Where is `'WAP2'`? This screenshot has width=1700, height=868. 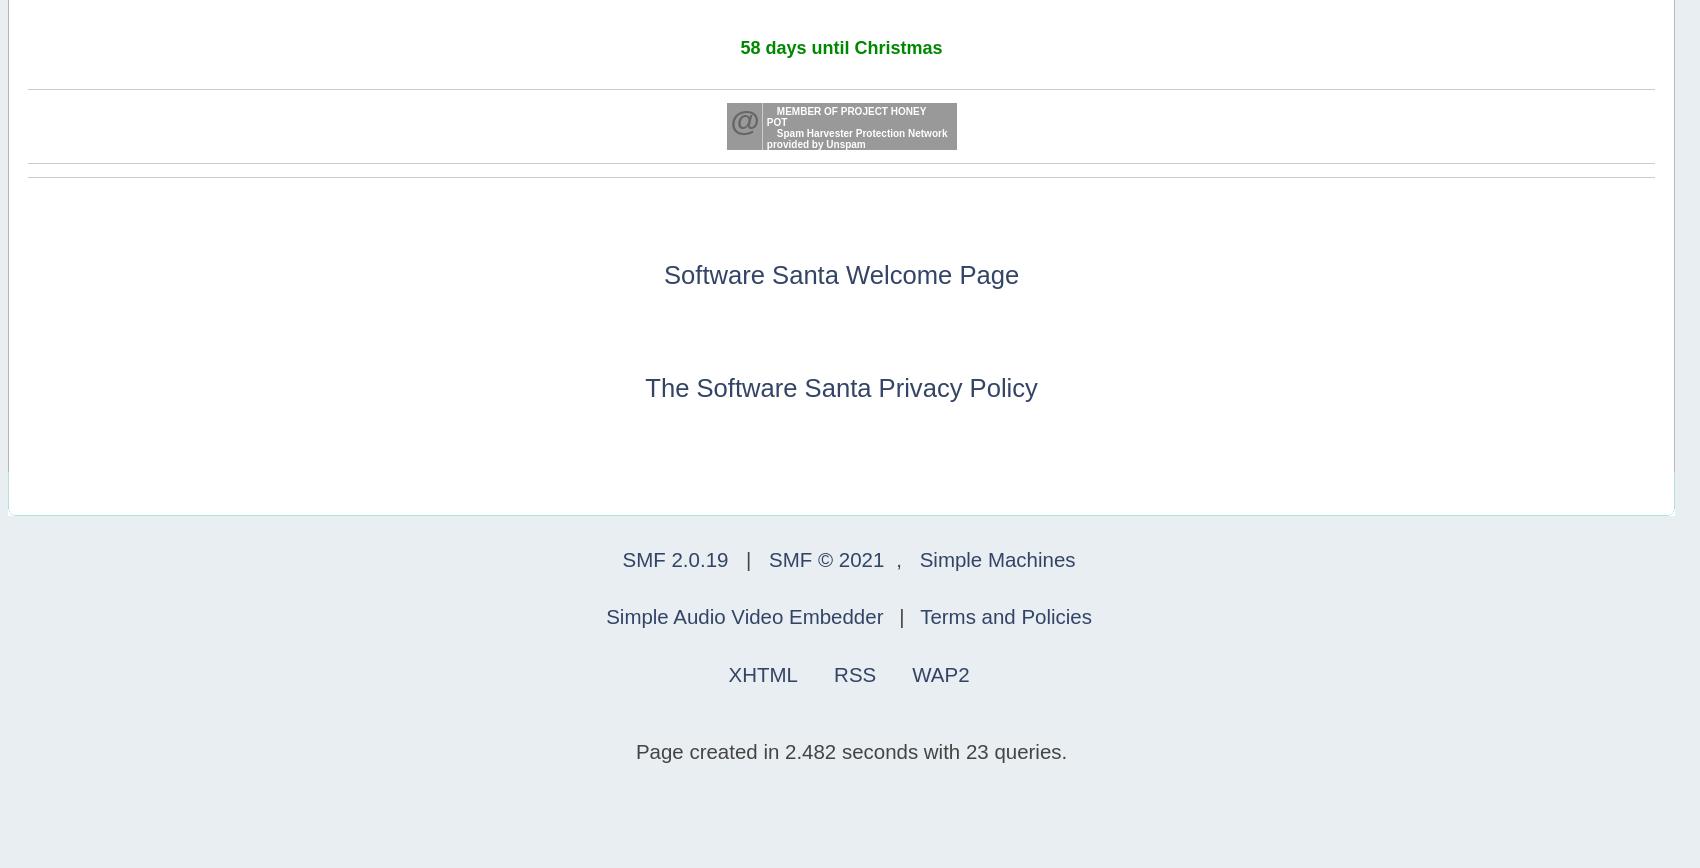
'WAP2' is located at coordinates (940, 673).